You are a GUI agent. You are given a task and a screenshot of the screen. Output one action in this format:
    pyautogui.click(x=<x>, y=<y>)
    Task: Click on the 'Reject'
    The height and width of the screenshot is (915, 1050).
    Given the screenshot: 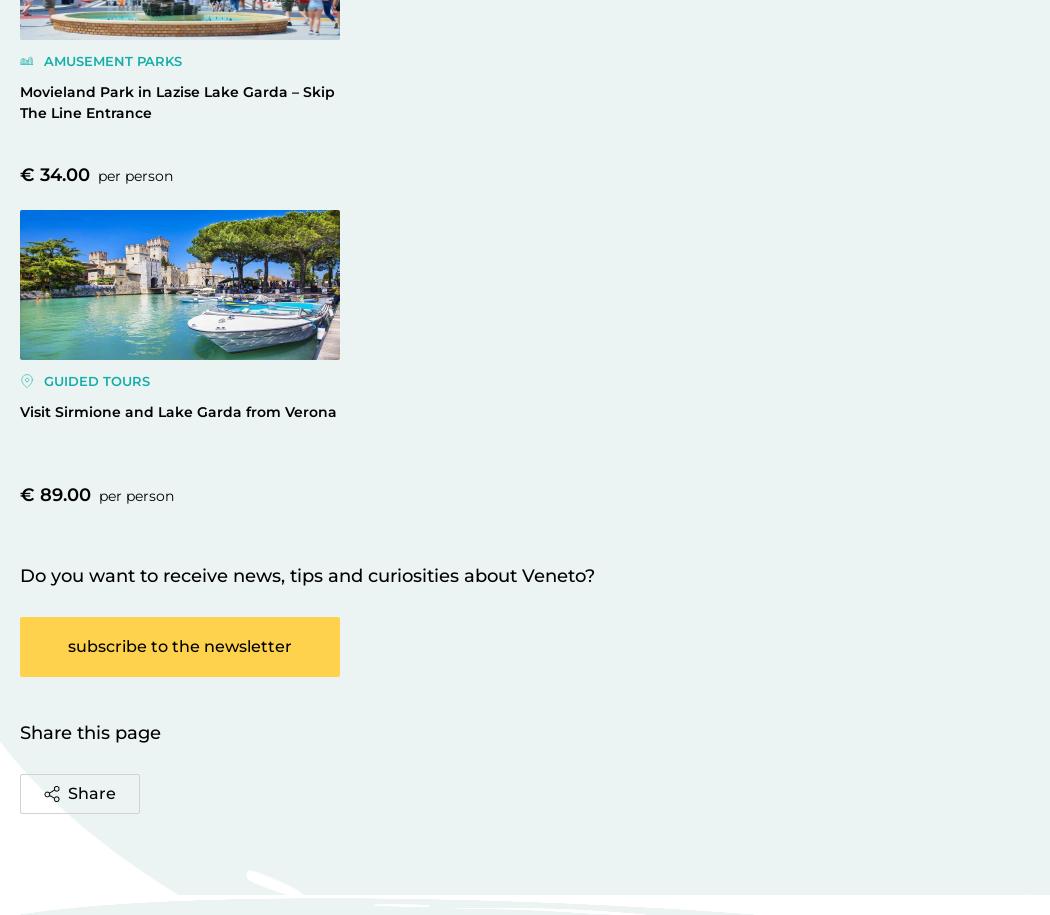 What is the action you would take?
    pyautogui.click(x=816, y=115)
    